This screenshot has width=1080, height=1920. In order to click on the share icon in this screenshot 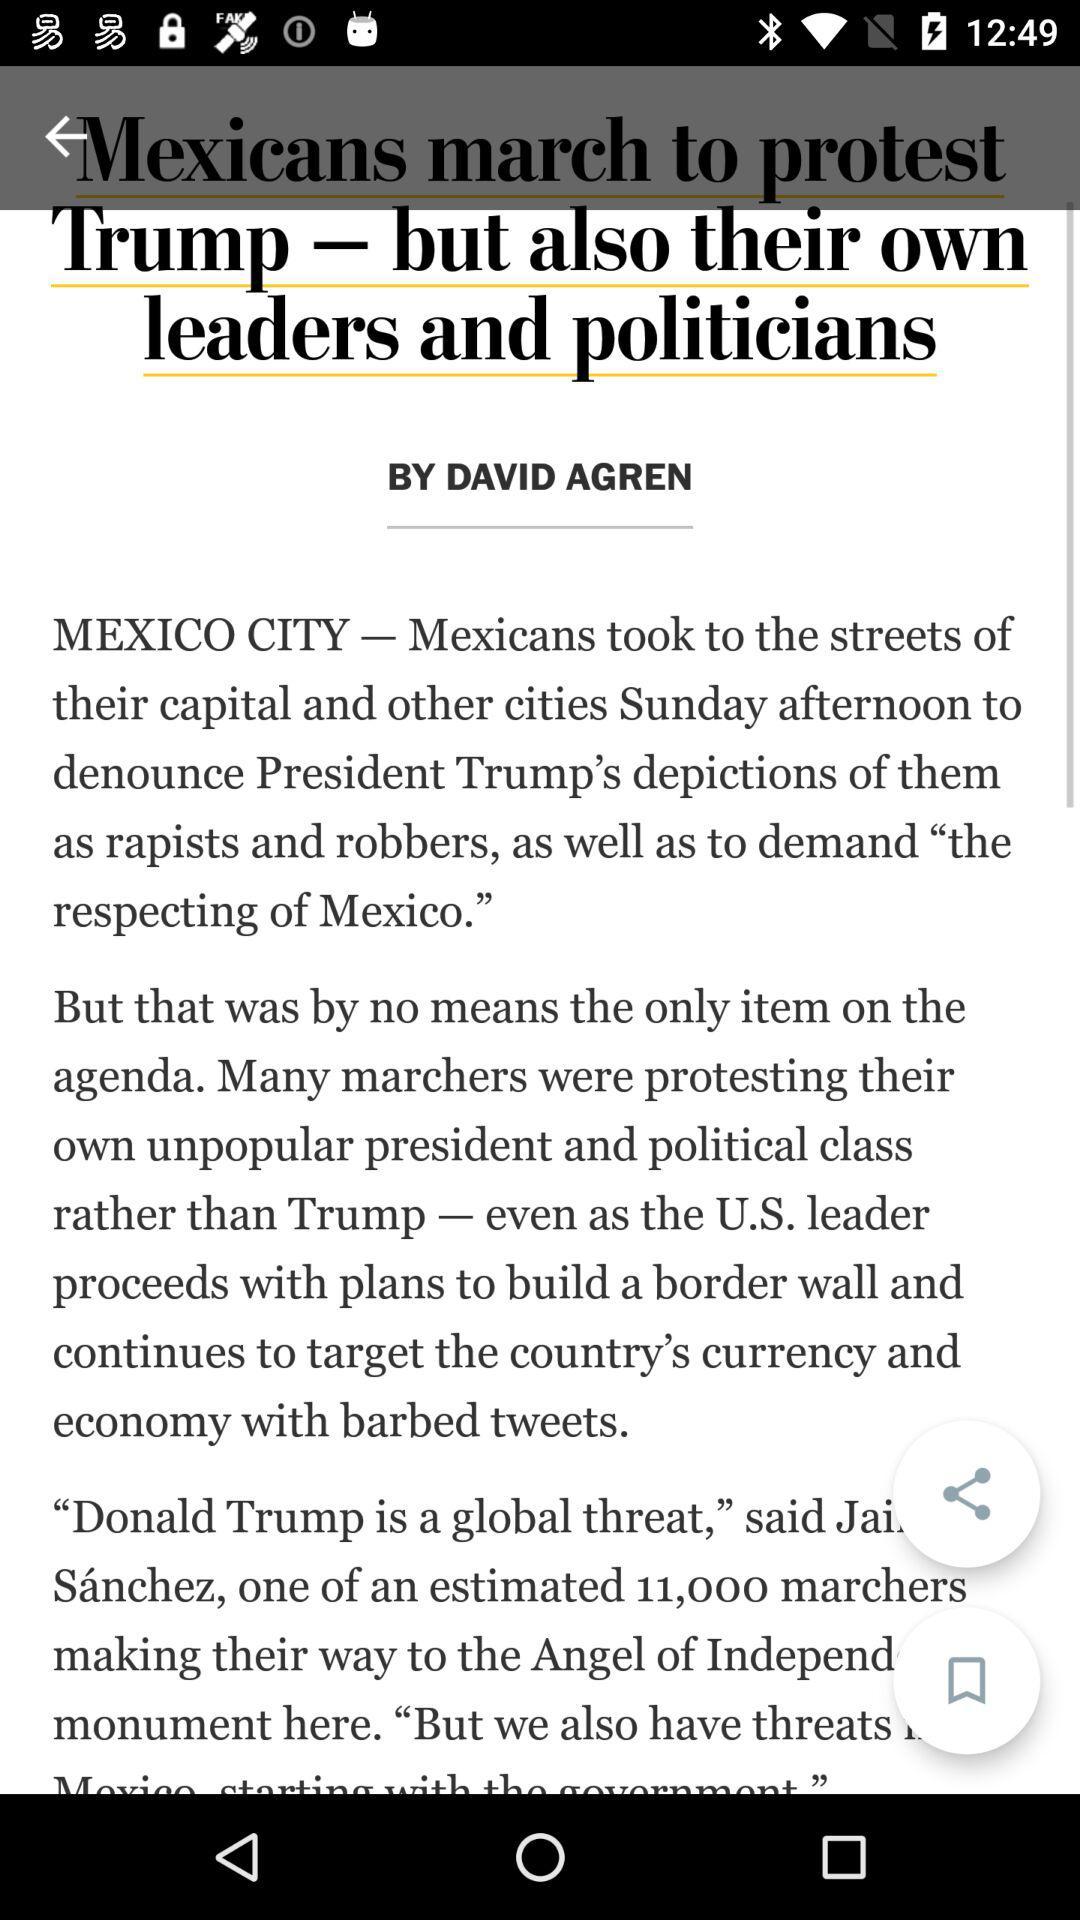, I will do `click(965, 1493)`.